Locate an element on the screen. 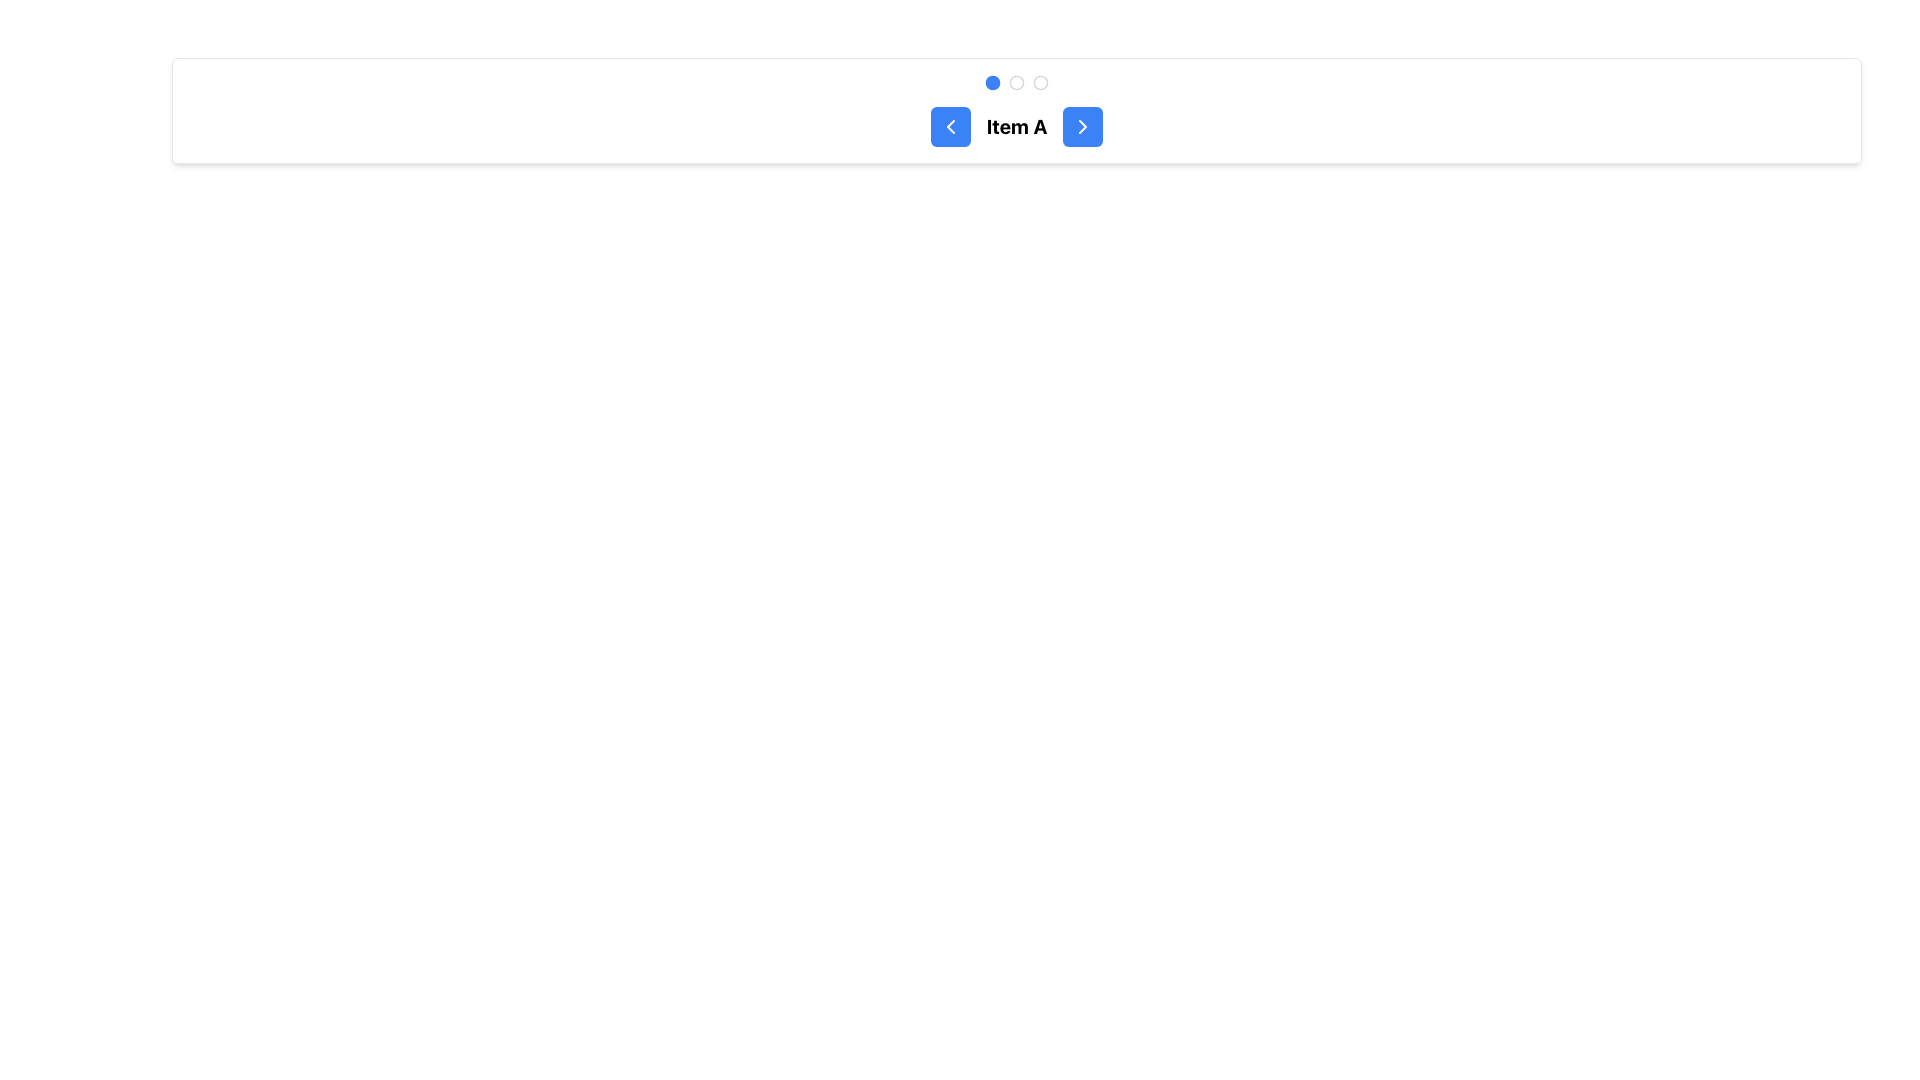 The width and height of the screenshot is (1920, 1080). the status of the leftmost blue circular indicator in the navigation sequence located above 'Item A' is located at coordinates (993, 82).